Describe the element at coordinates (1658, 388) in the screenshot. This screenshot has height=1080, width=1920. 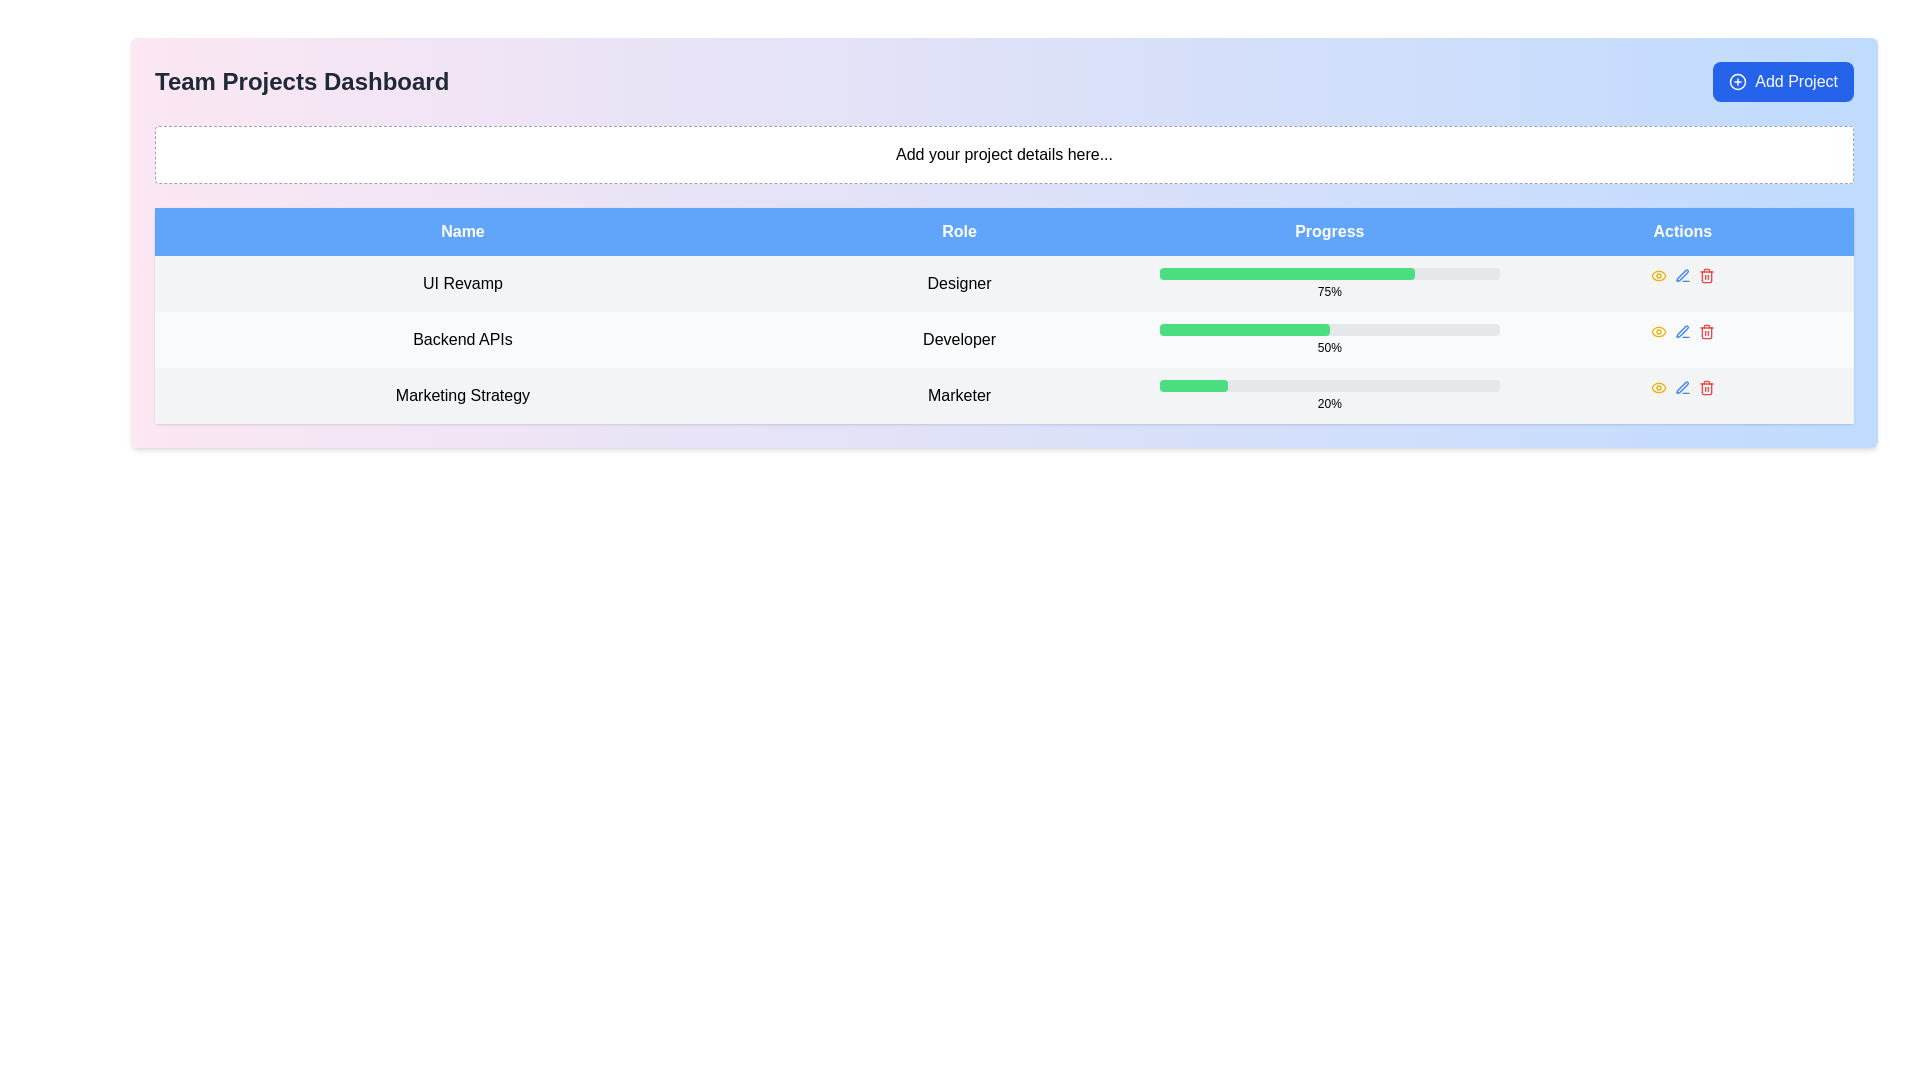
I see `the 'View' button in the 'Actions' column of the project 'Backend APIs'` at that location.